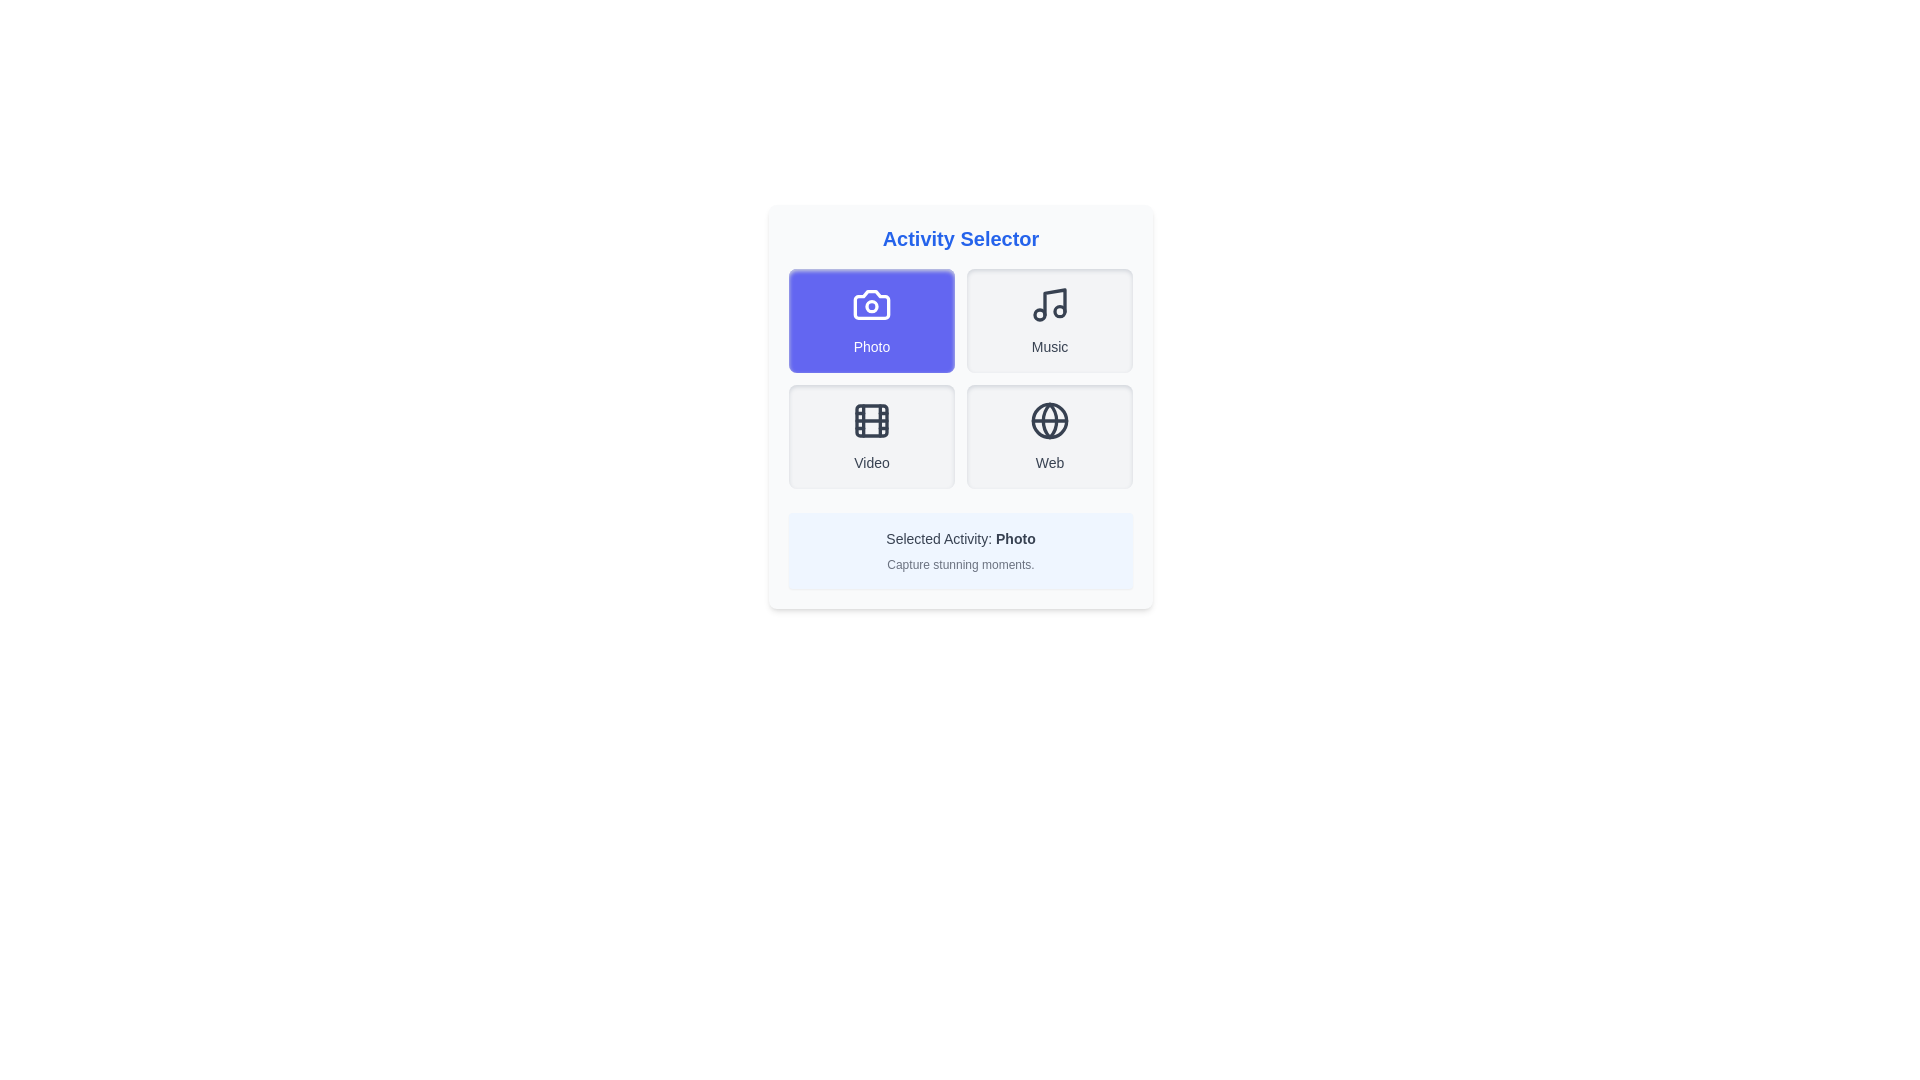 The image size is (1920, 1080). I want to click on the text label located at the bottom center of the 'Photo' button, which indicates its functionality for initiating a photo-related activity, so click(872, 346).